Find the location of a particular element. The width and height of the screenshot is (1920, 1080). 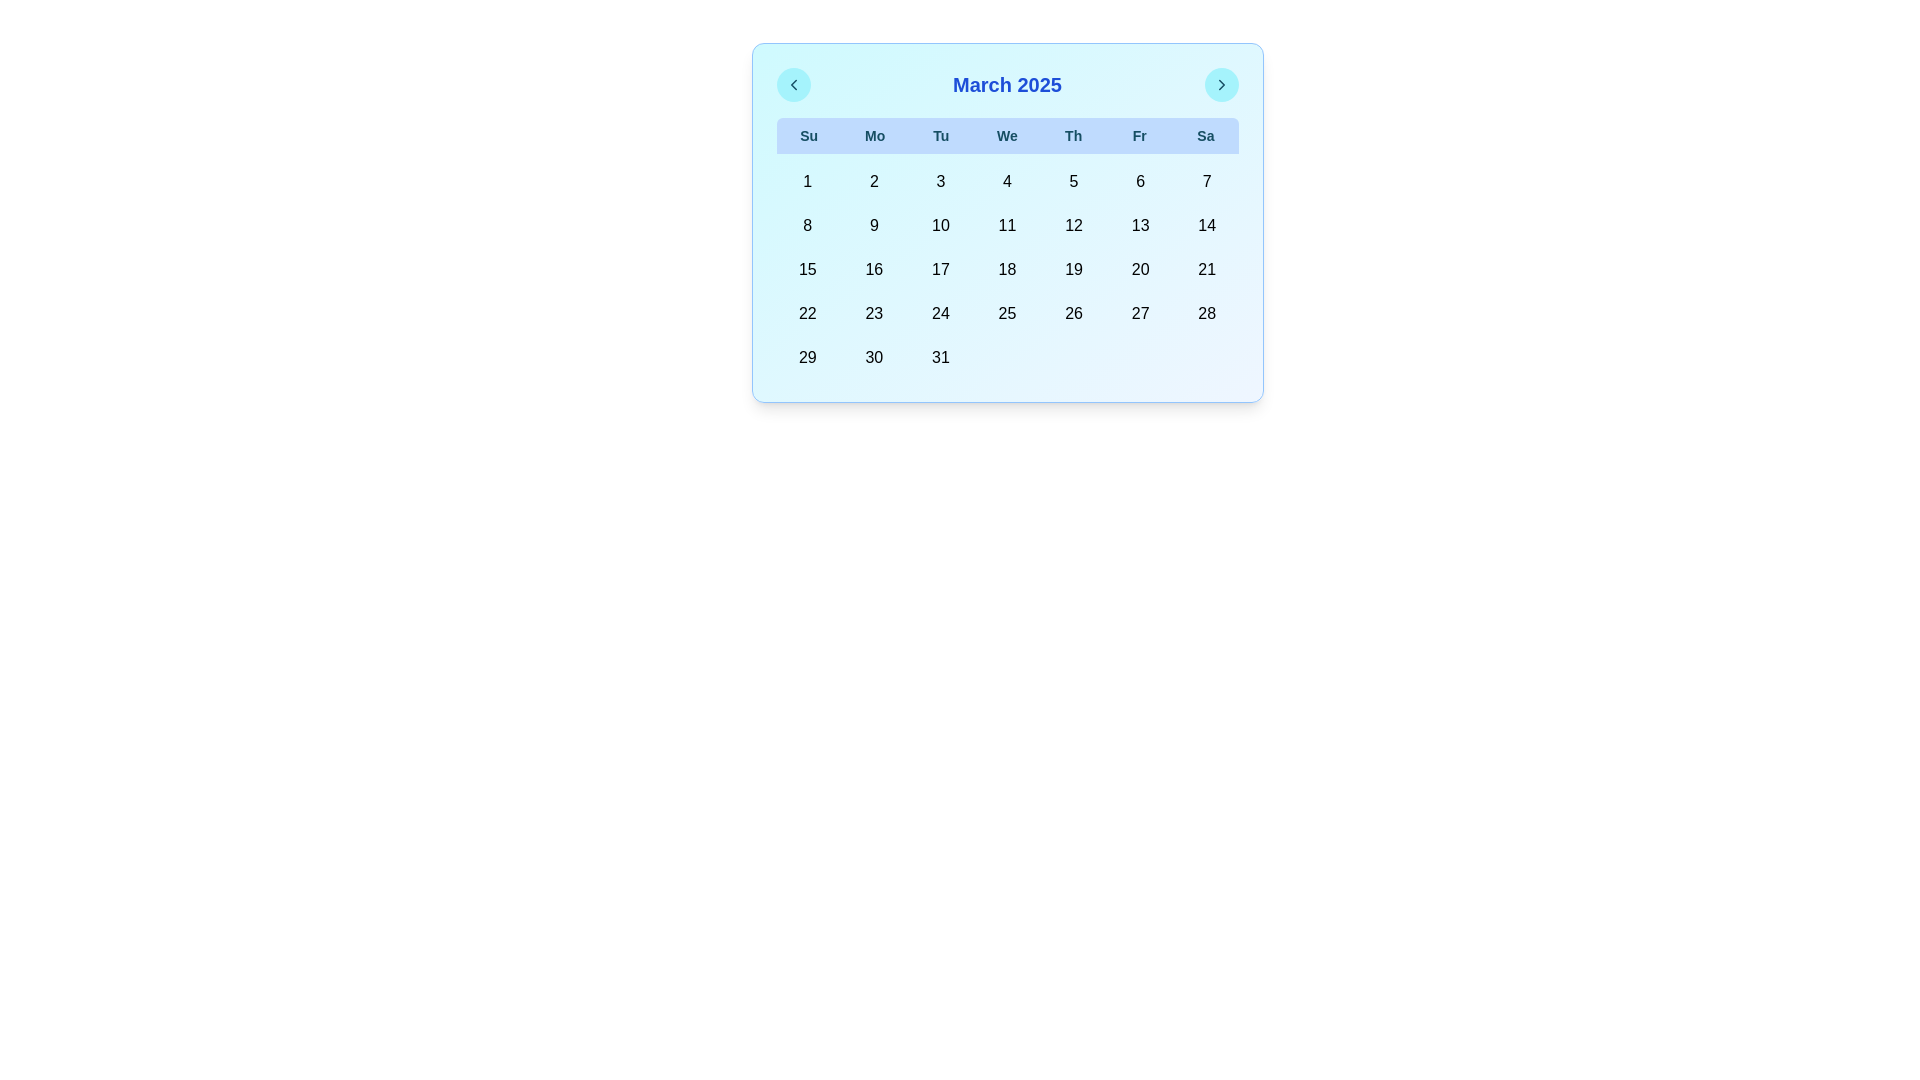

the header row of the calendar grid, which provides day-of-the-week labels and is located just below the title 'March 2025' is located at coordinates (1007, 135).